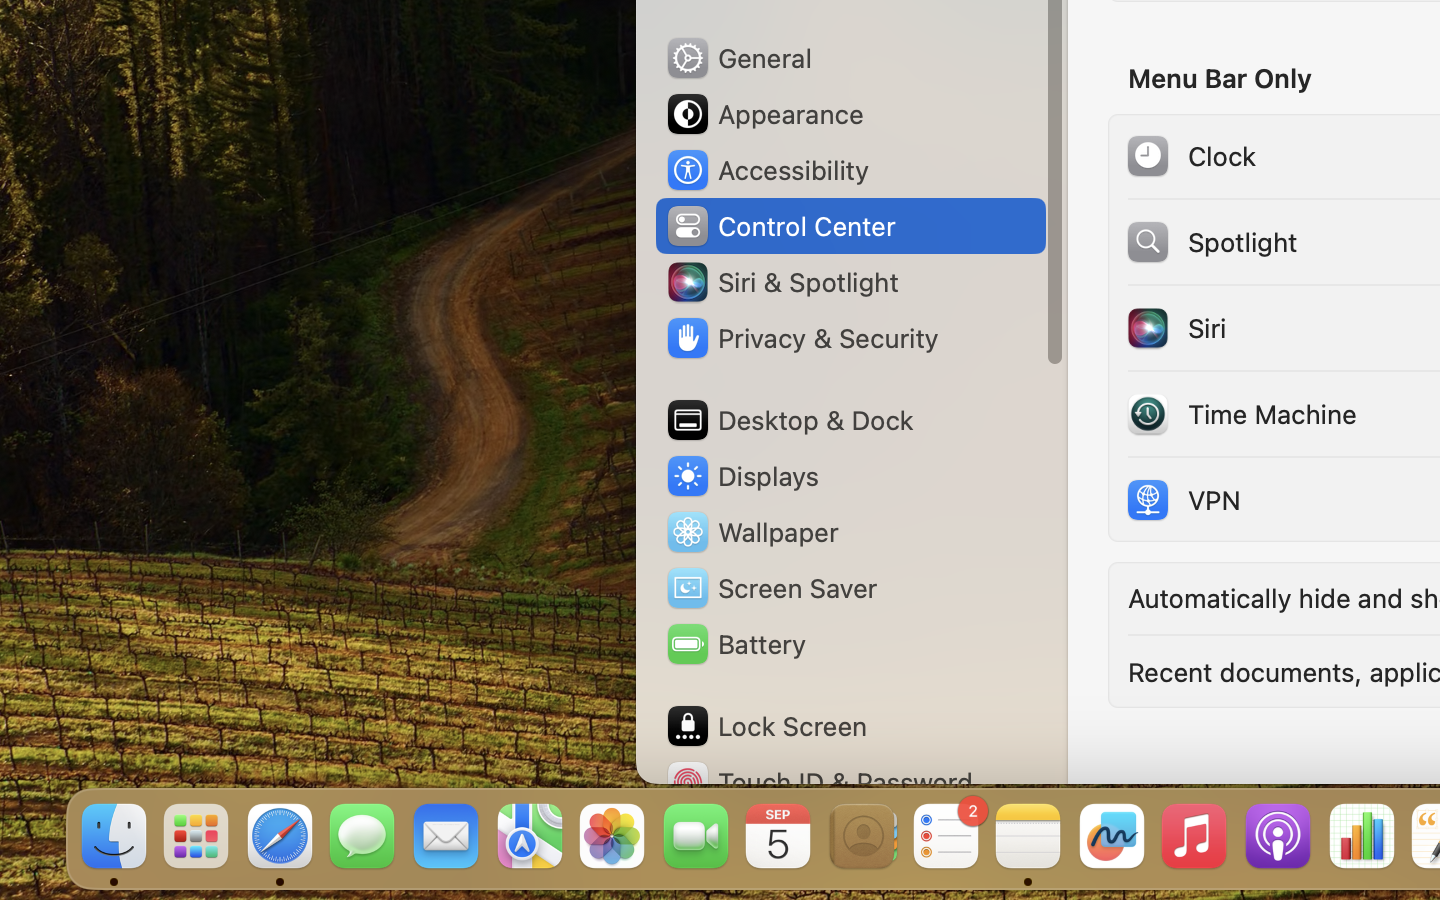  Describe the element at coordinates (819, 781) in the screenshot. I see `'Touch ID & Password'` at that location.